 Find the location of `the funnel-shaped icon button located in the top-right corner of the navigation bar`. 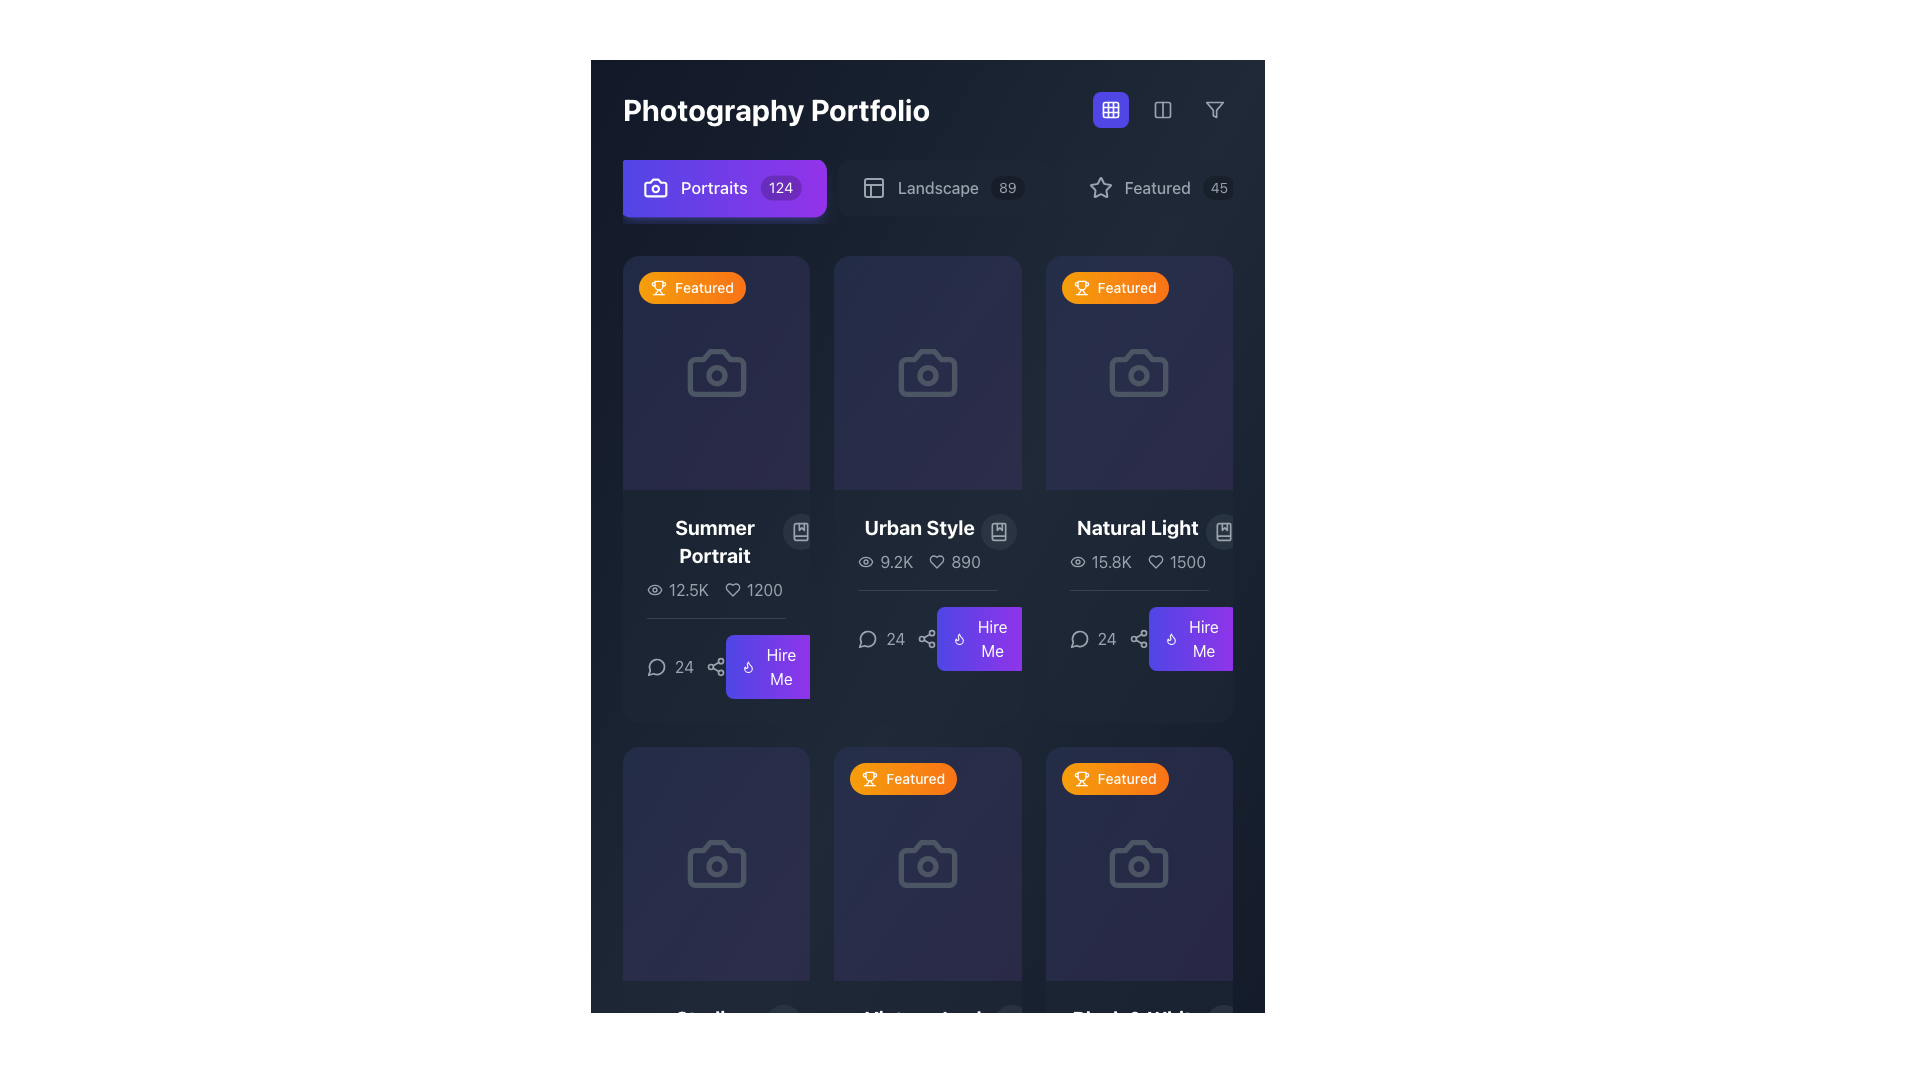

the funnel-shaped icon button located in the top-right corner of the navigation bar is located at coordinates (1213, 110).